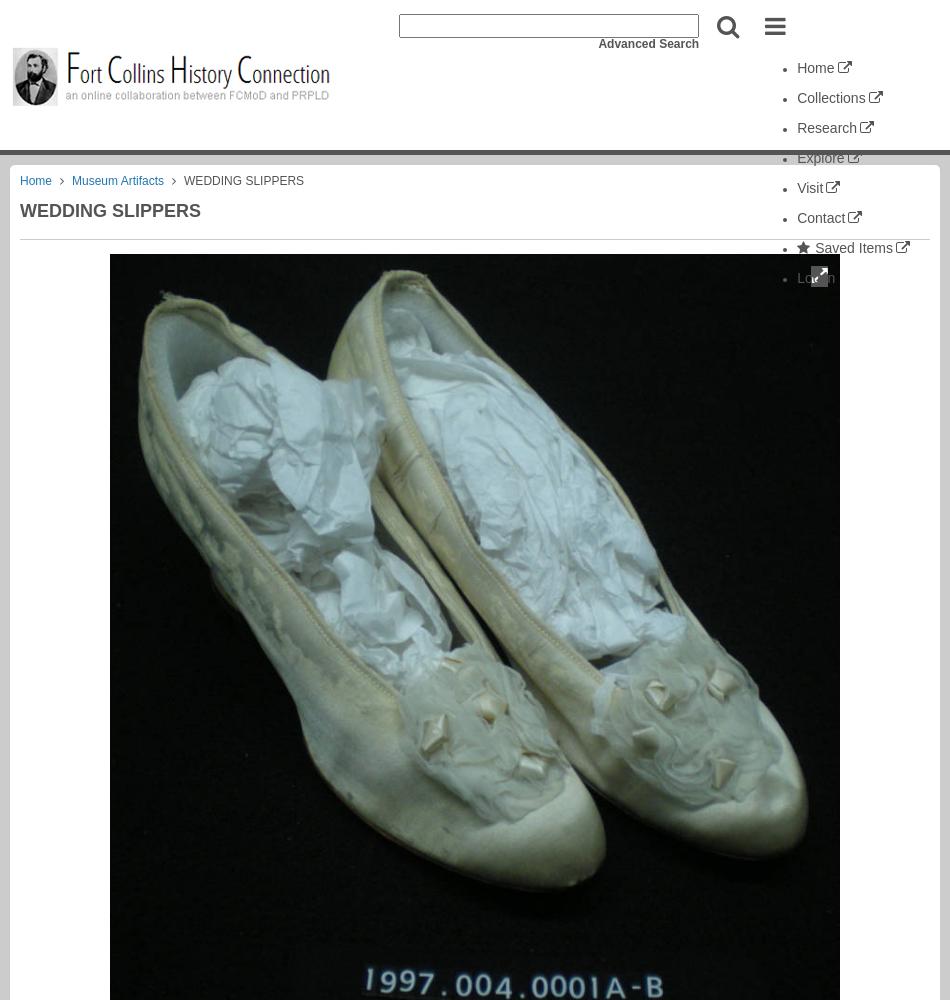 The image size is (950, 1000). I want to click on 'Explore', so click(795, 158).